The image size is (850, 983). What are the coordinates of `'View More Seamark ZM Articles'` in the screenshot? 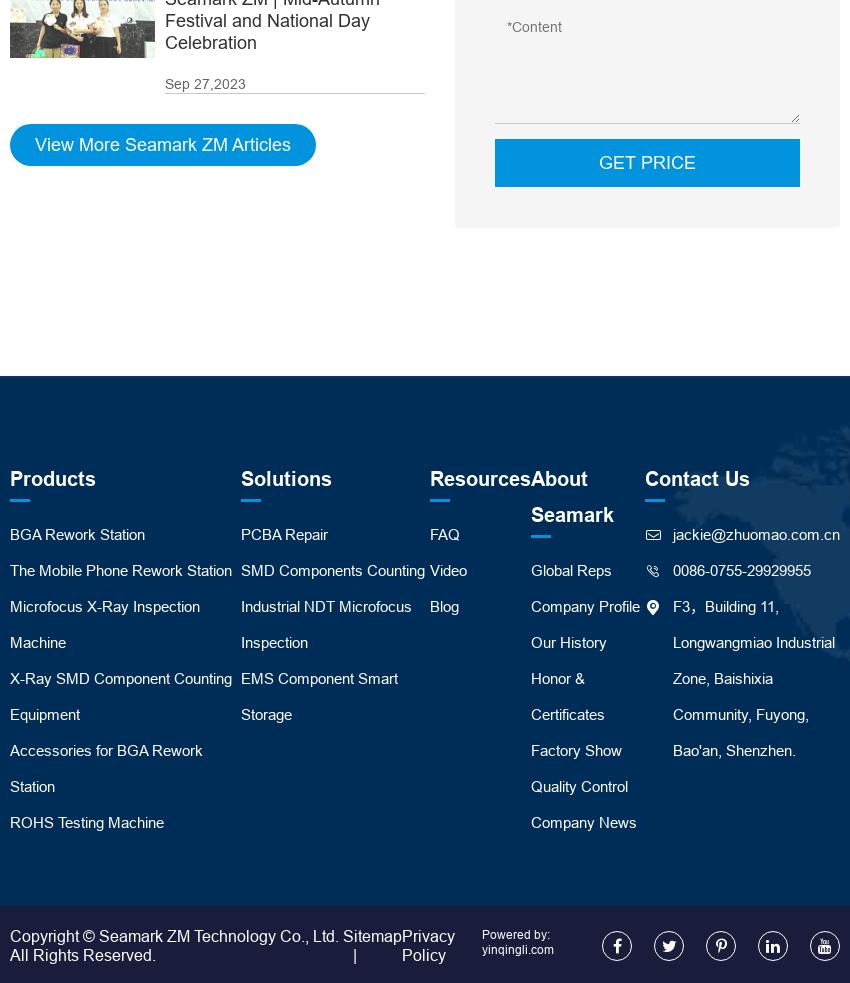 It's located at (163, 142).